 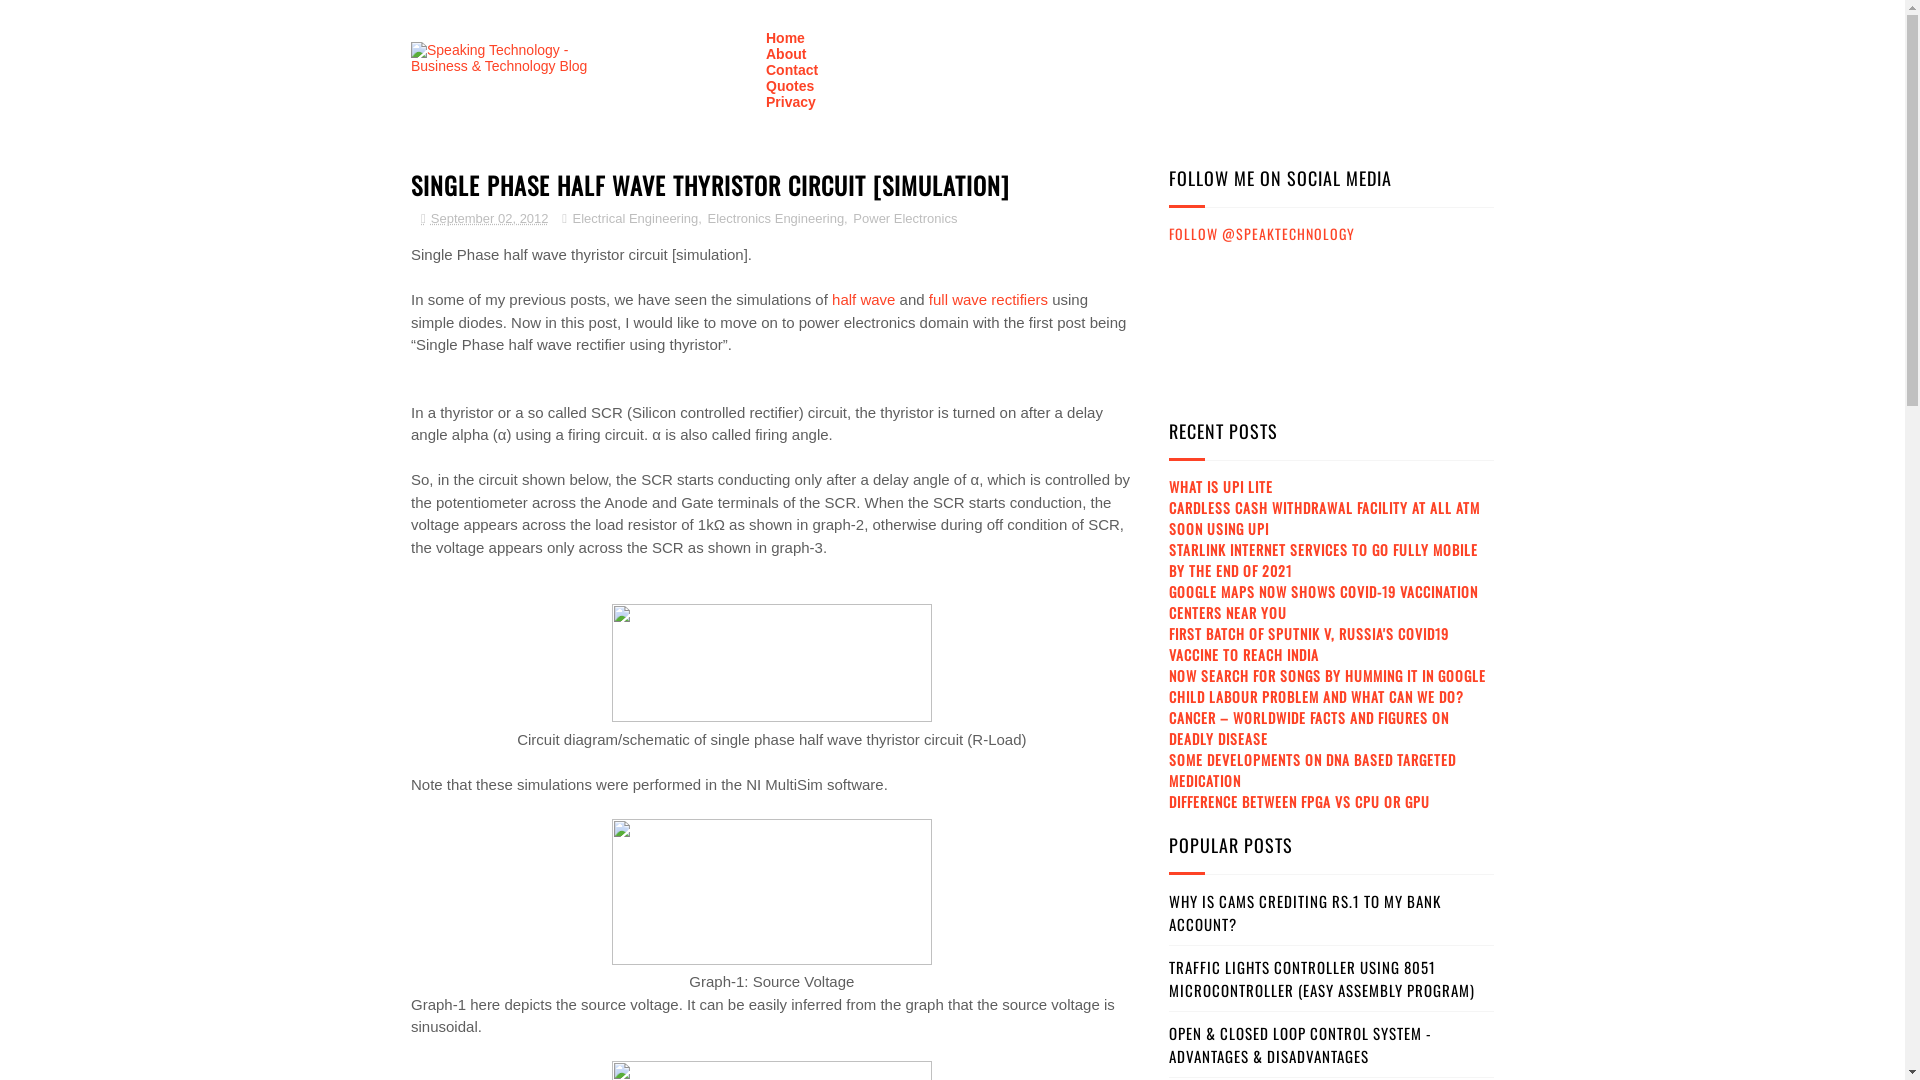 I want to click on 'Quotes', so click(x=789, y=84).